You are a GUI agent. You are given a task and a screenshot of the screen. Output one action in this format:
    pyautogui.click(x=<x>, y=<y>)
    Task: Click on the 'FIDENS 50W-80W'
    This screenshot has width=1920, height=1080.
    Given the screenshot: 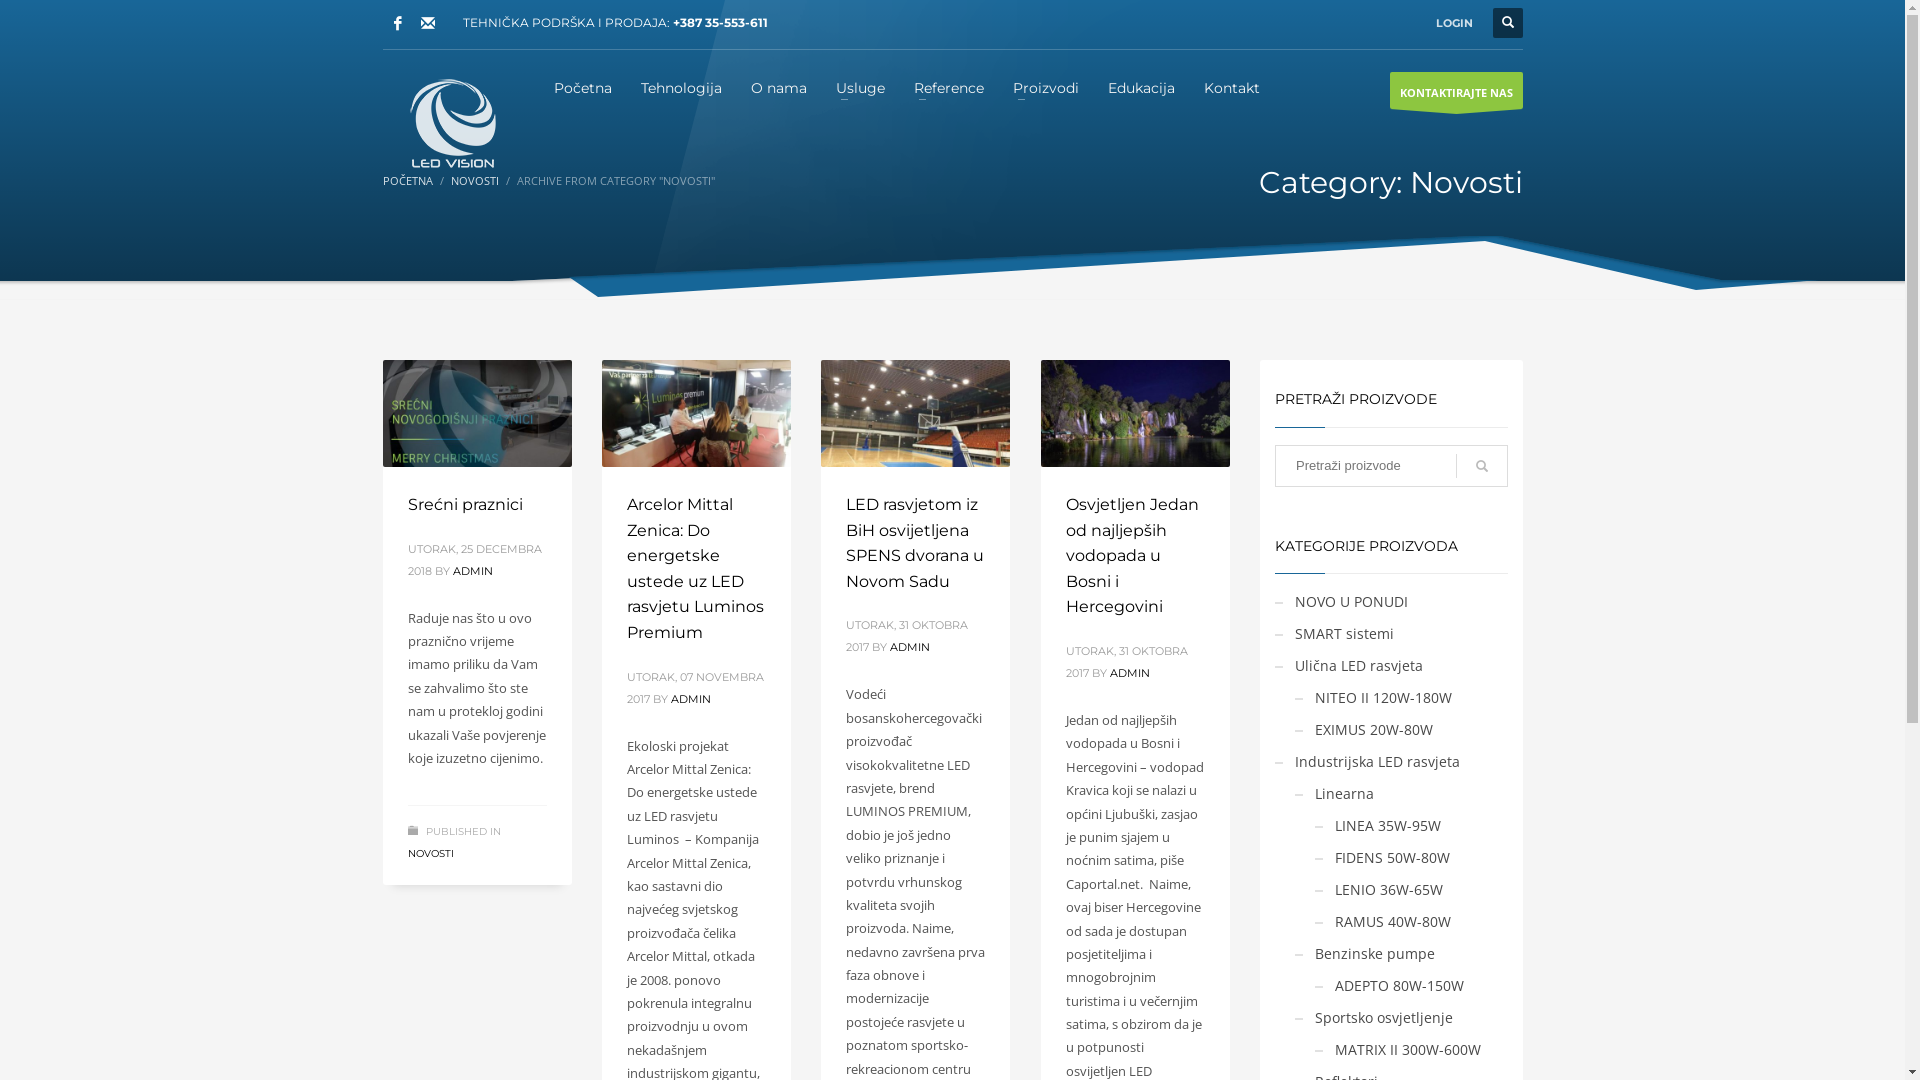 What is the action you would take?
    pyautogui.click(x=1315, y=856)
    